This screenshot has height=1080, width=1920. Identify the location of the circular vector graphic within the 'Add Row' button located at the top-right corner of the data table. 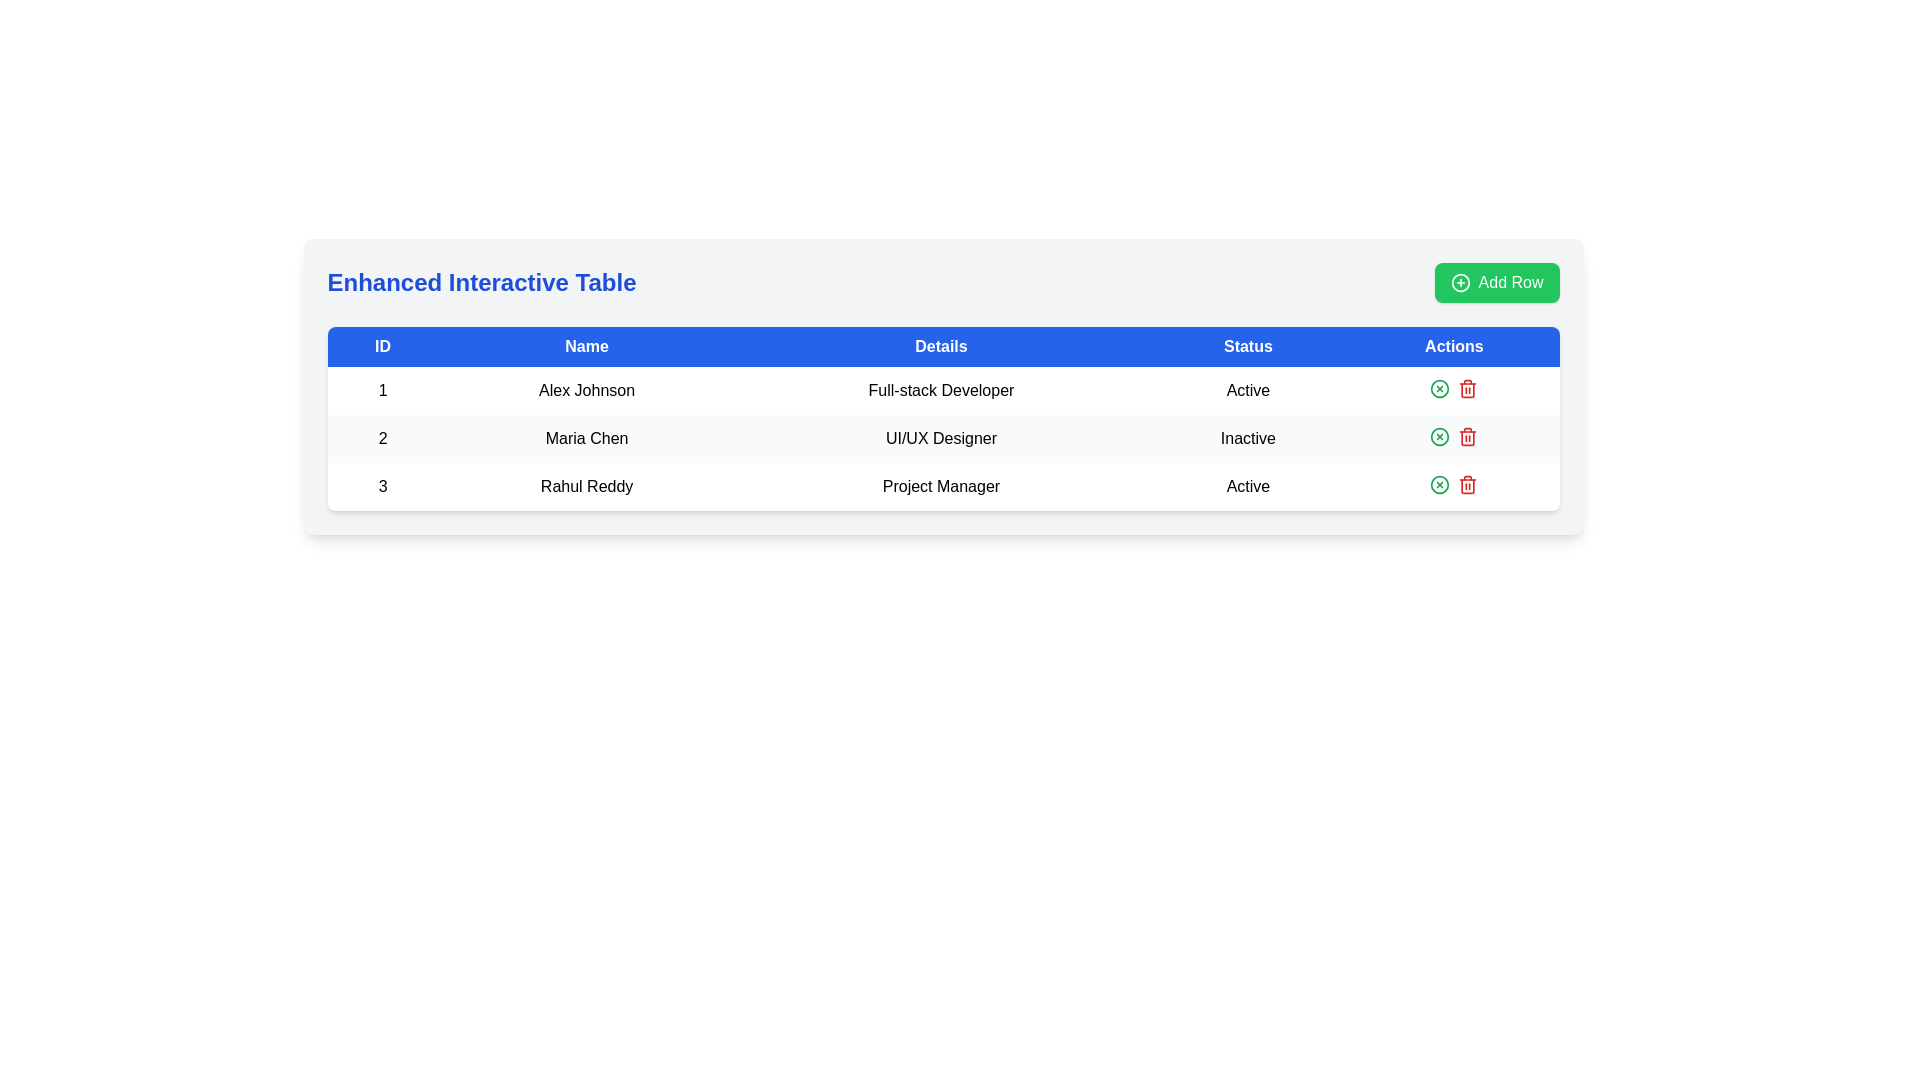
(1460, 282).